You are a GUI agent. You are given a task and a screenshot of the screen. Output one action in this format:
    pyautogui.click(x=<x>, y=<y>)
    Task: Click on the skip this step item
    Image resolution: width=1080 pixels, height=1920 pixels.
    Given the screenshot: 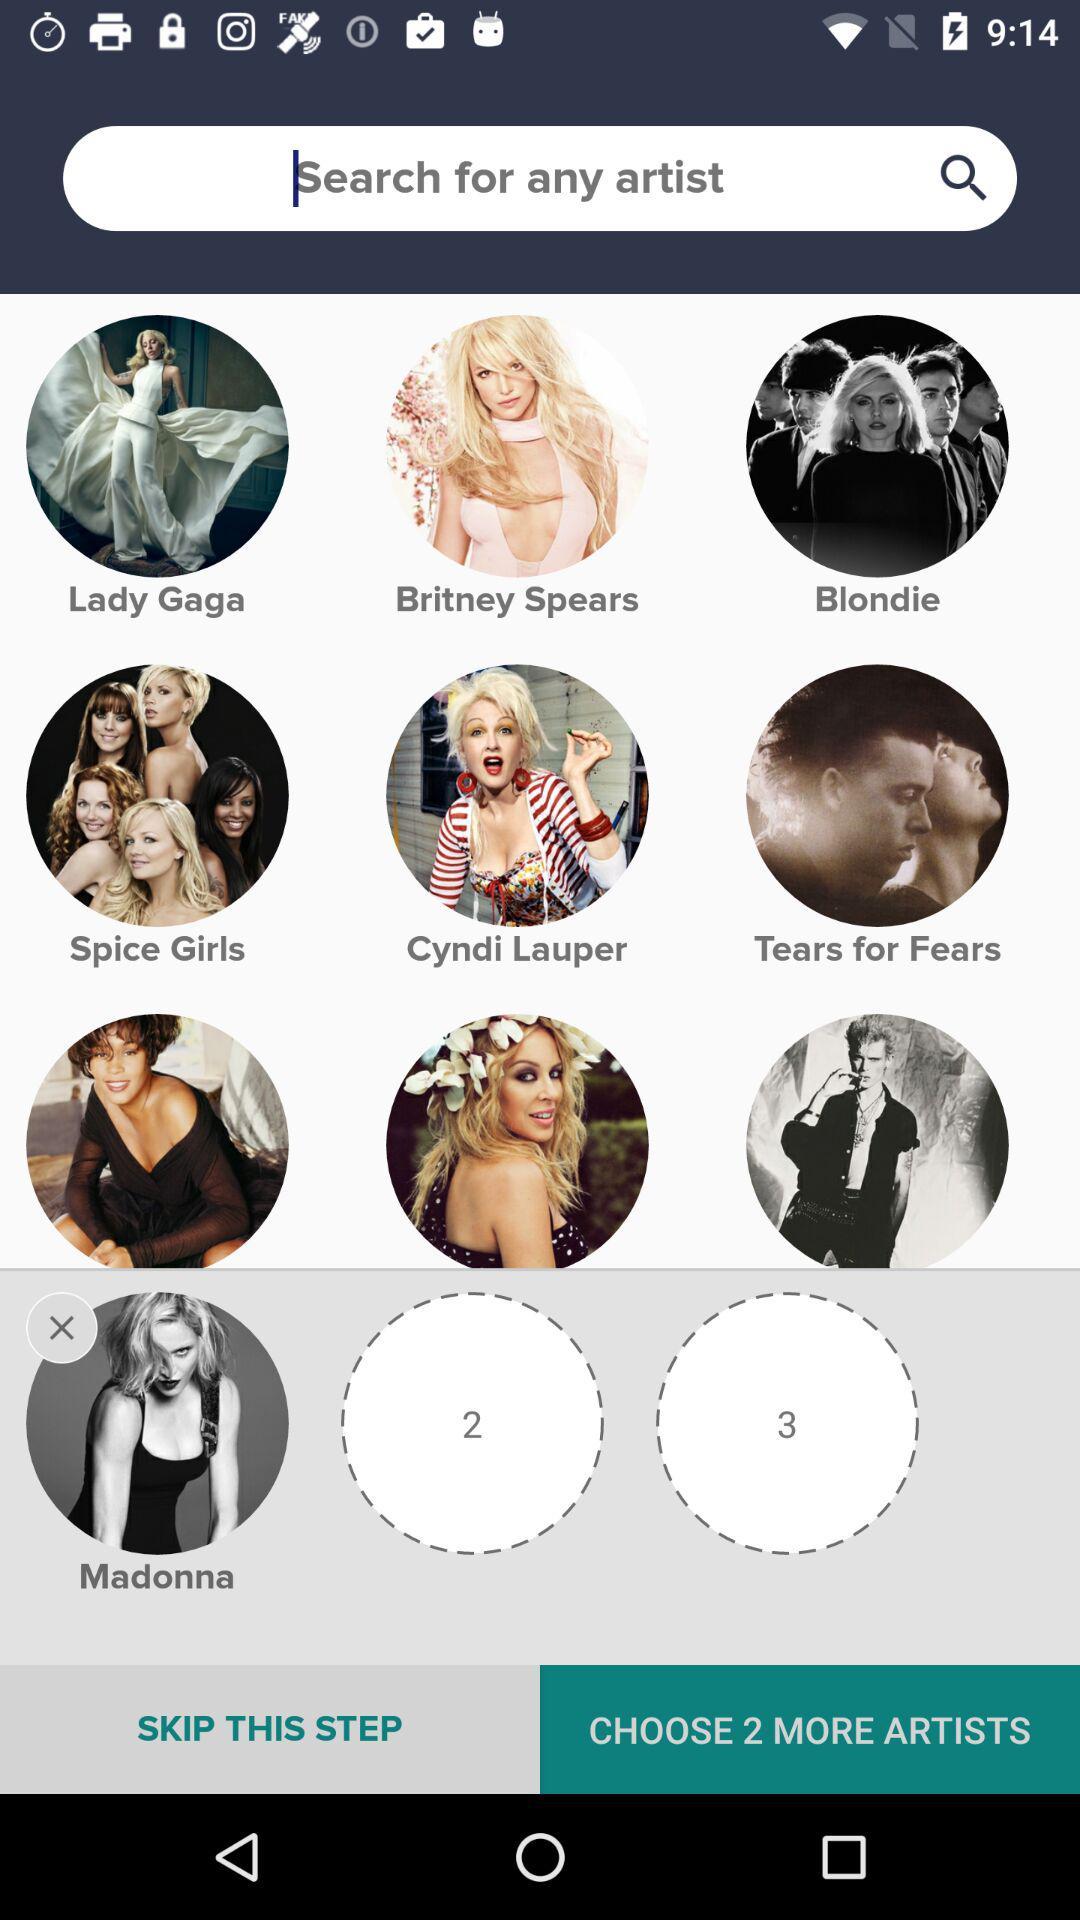 What is the action you would take?
    pyautogui.click(x=270, y=1728)
    